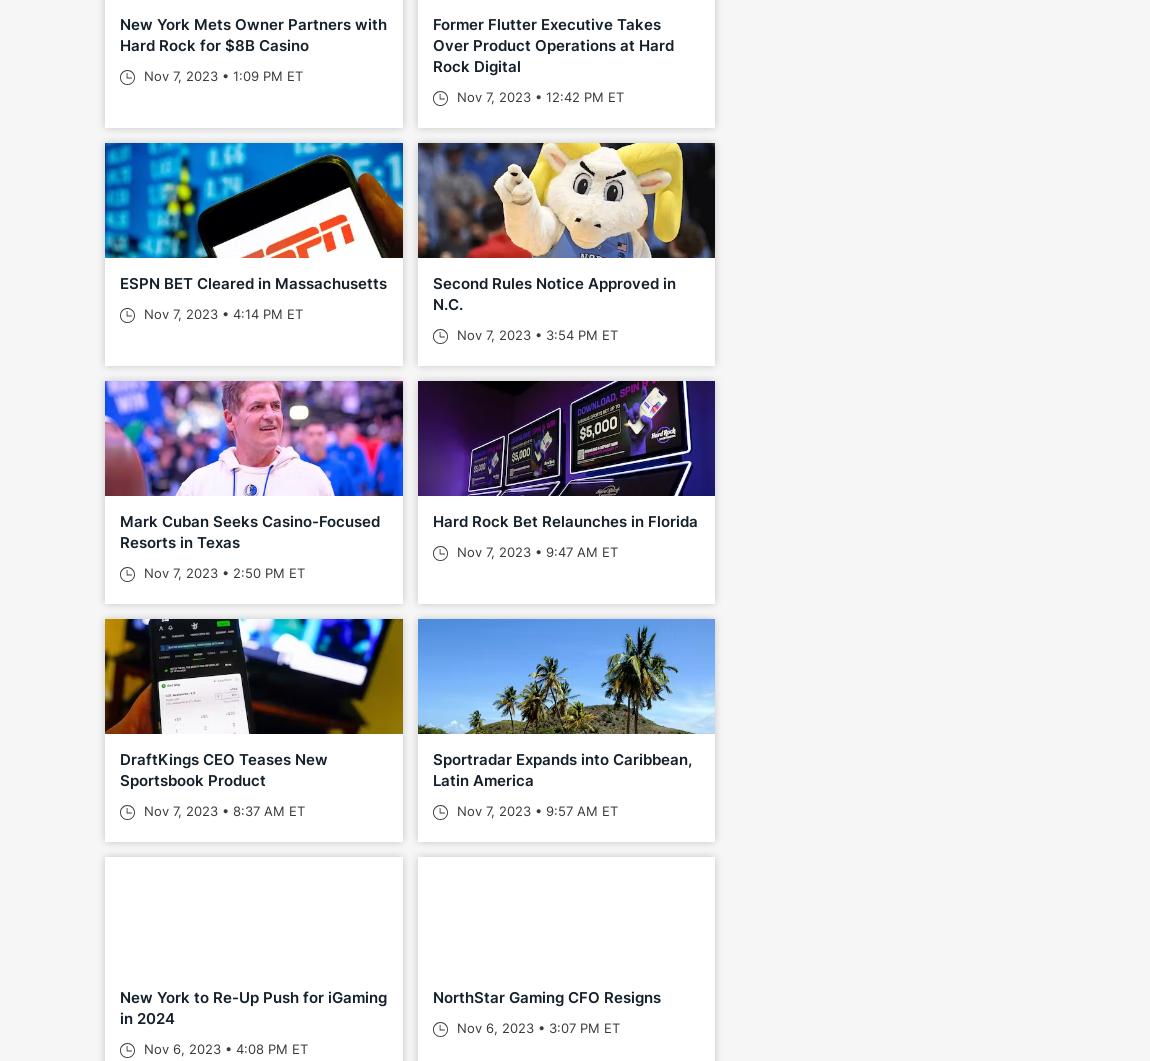  What do you see at coordinates (223, 769) in the screenshot?
I see `'DraftKings CEO Teases New Sportsbook Product'` at bounding box center [223, 769].